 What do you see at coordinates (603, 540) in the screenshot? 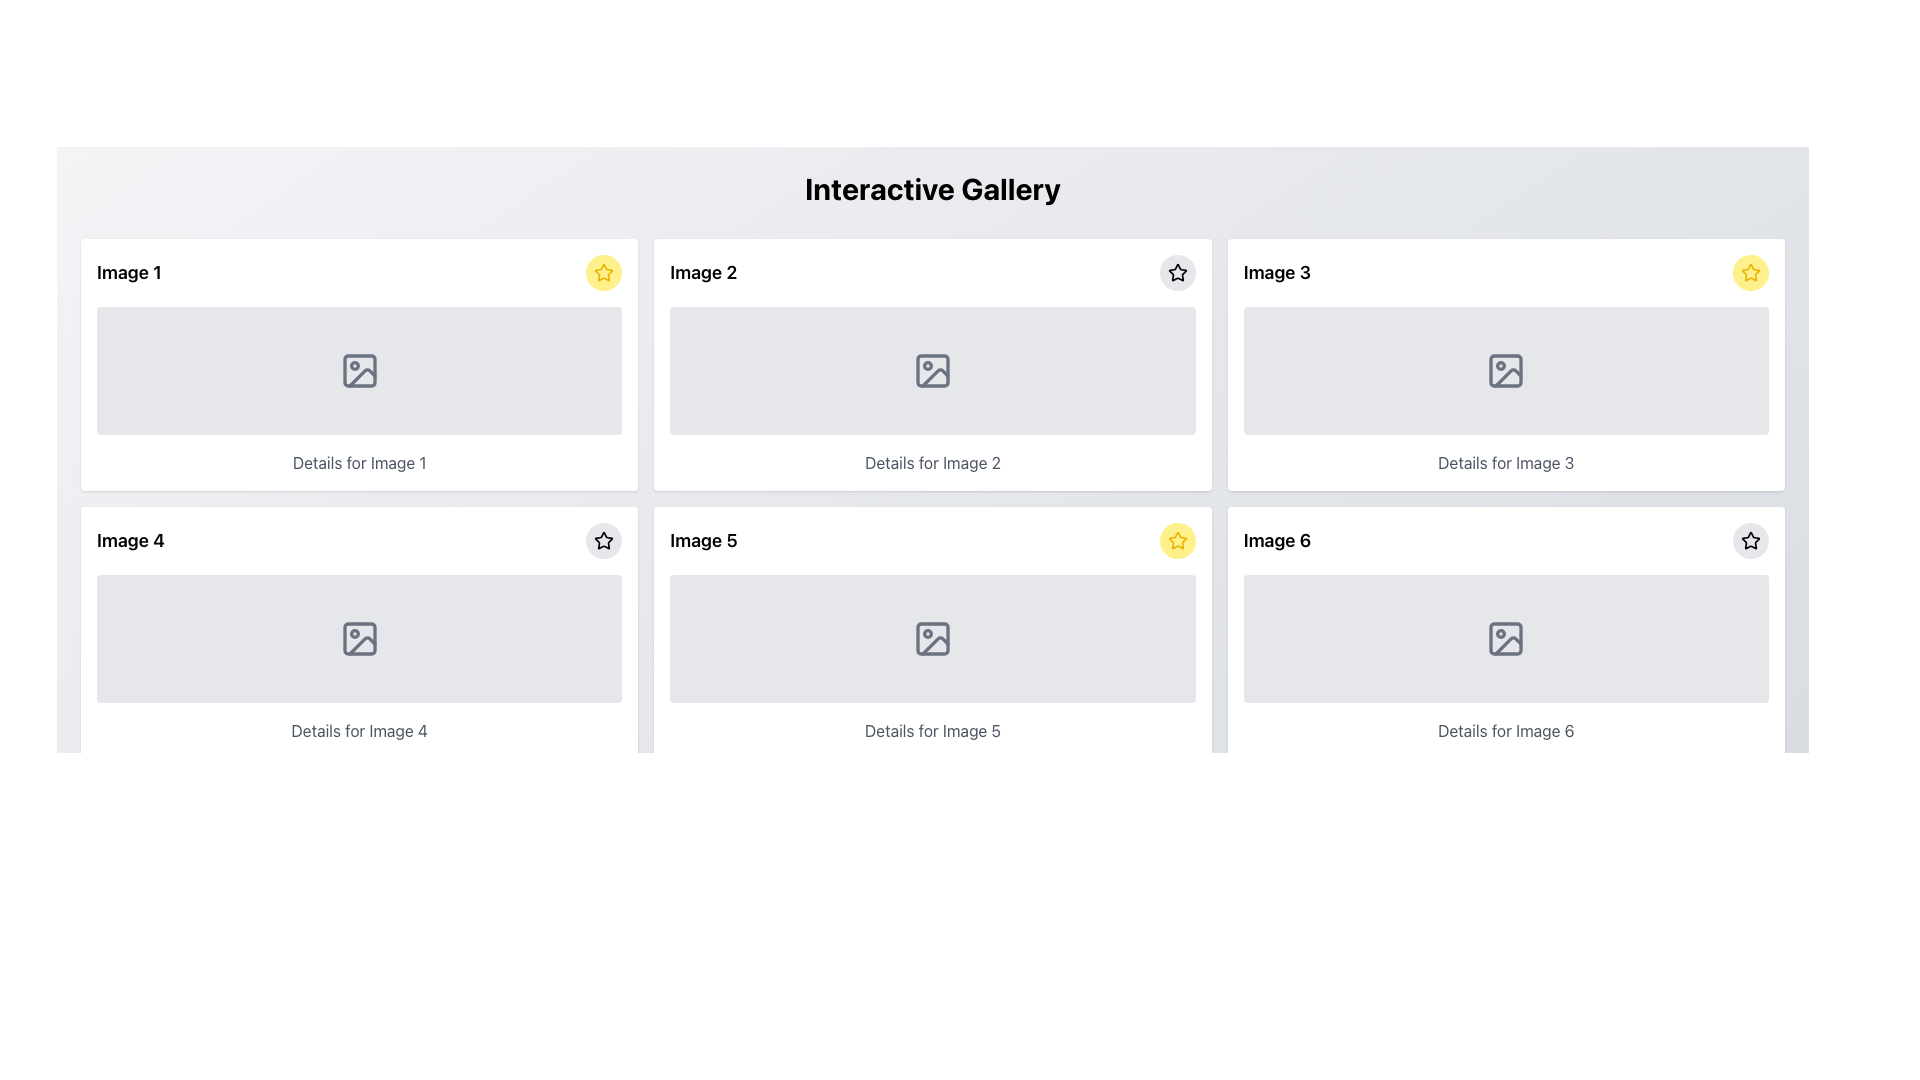
I see `the button located in the top-right corner of the 'Image 4' section` at bounding box center [603, 540].